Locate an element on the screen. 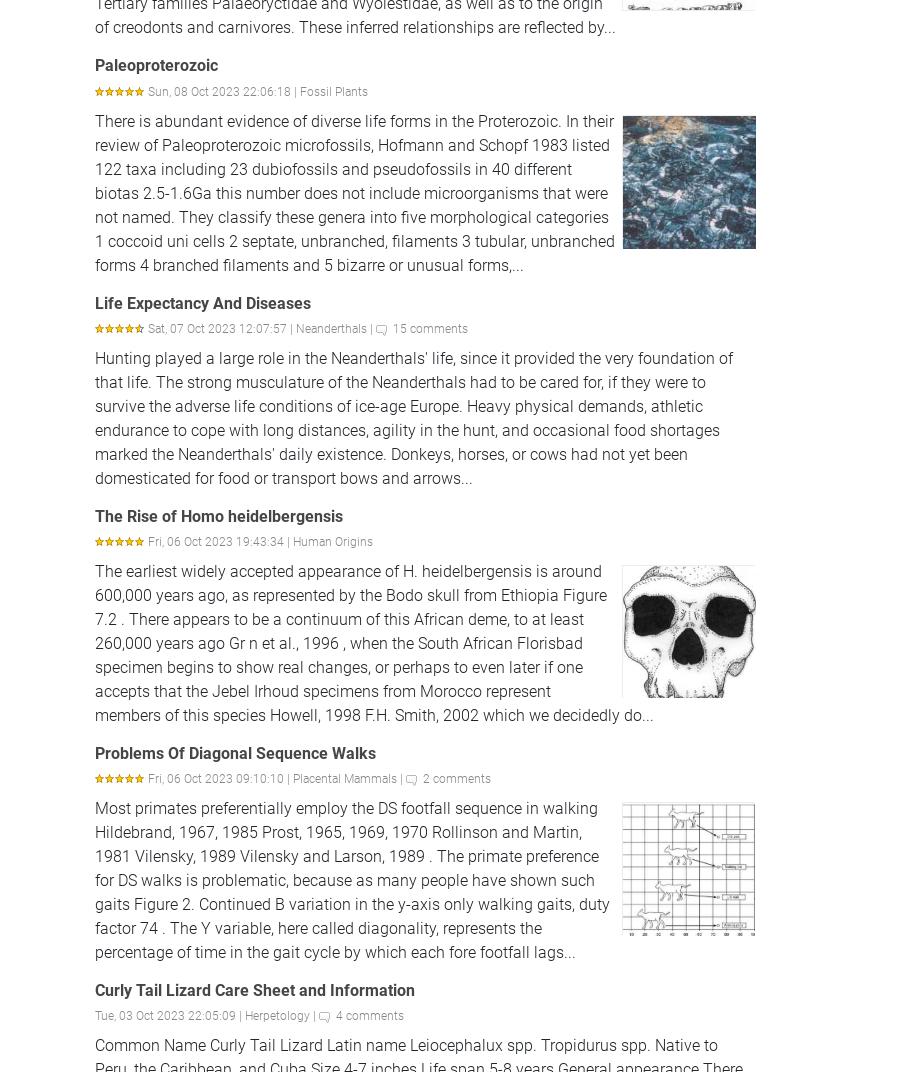  'Human Origins' is located at coordinates (333, 540).